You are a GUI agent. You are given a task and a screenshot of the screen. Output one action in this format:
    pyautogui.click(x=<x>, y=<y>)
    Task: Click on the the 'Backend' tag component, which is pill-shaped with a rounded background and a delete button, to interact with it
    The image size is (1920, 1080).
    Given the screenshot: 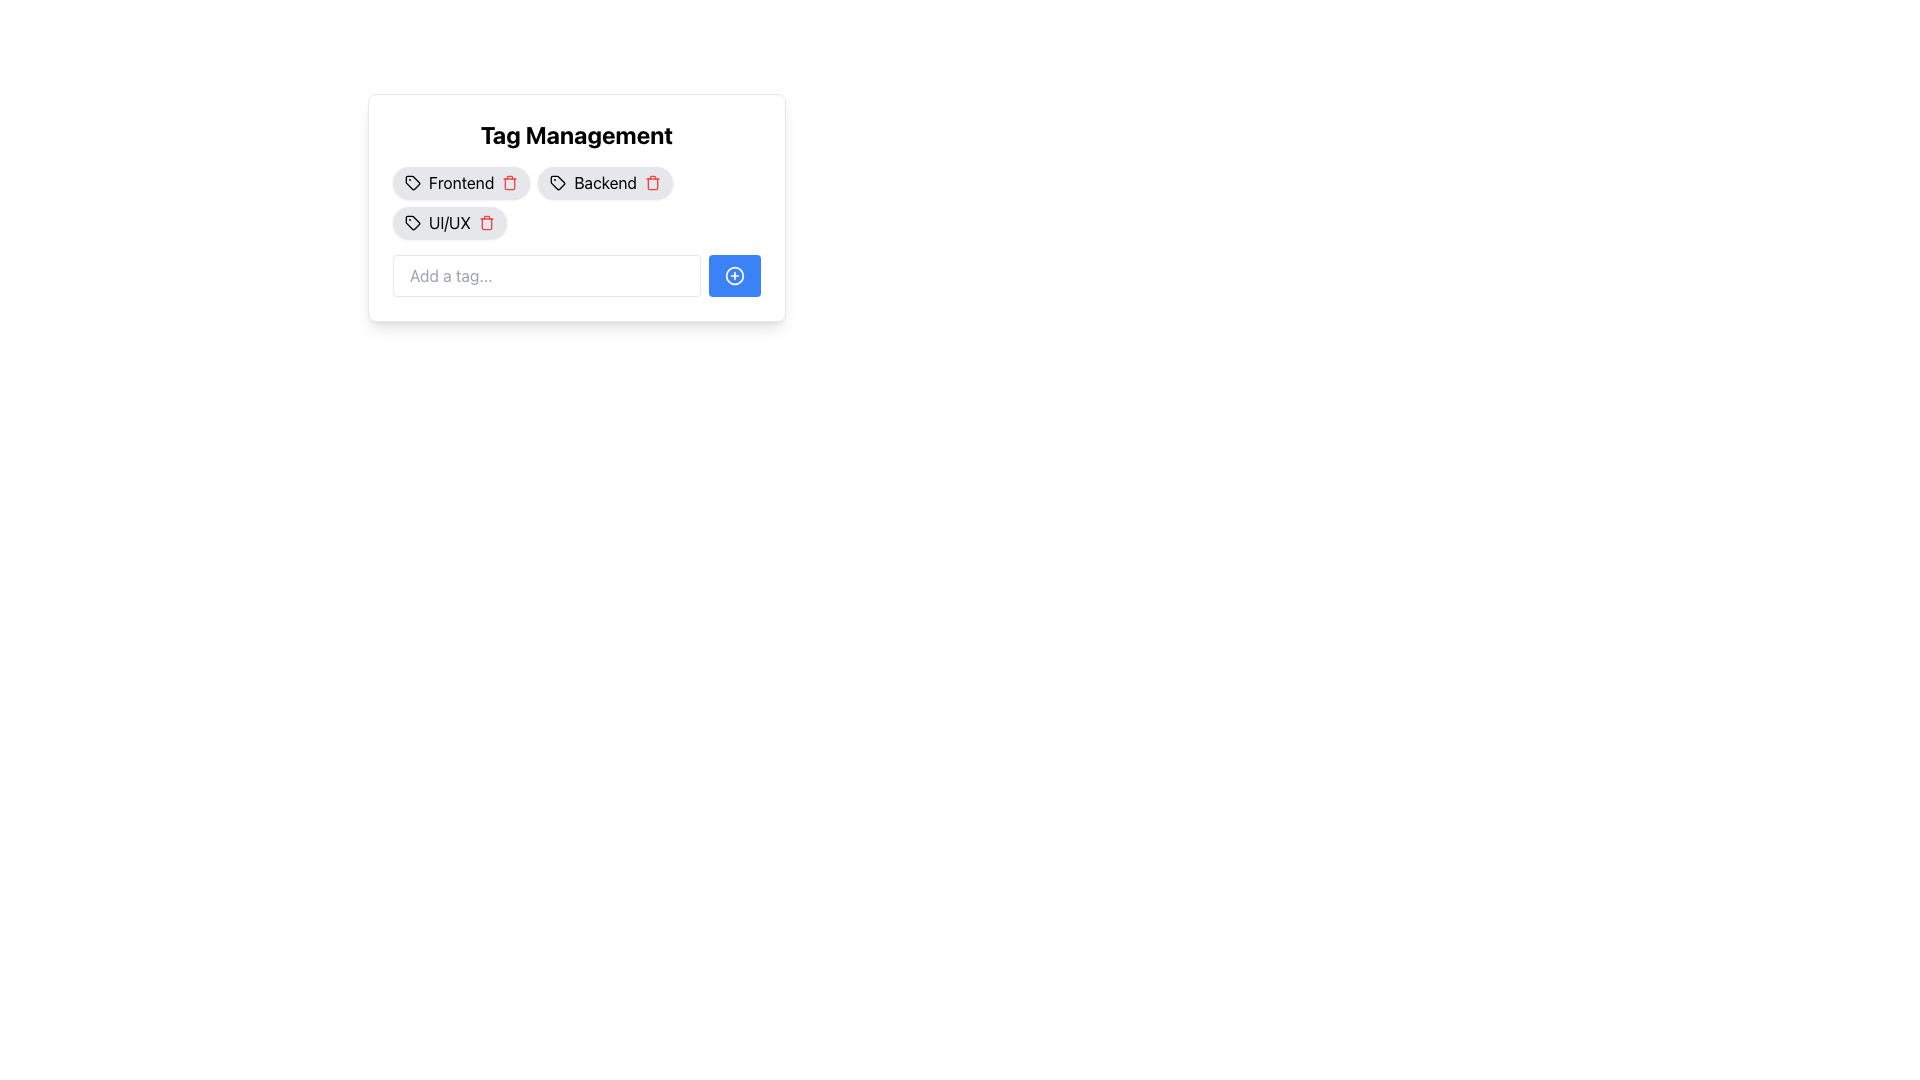 What is the action you would take?
    pyautogui.click(x=604, y=182)
    